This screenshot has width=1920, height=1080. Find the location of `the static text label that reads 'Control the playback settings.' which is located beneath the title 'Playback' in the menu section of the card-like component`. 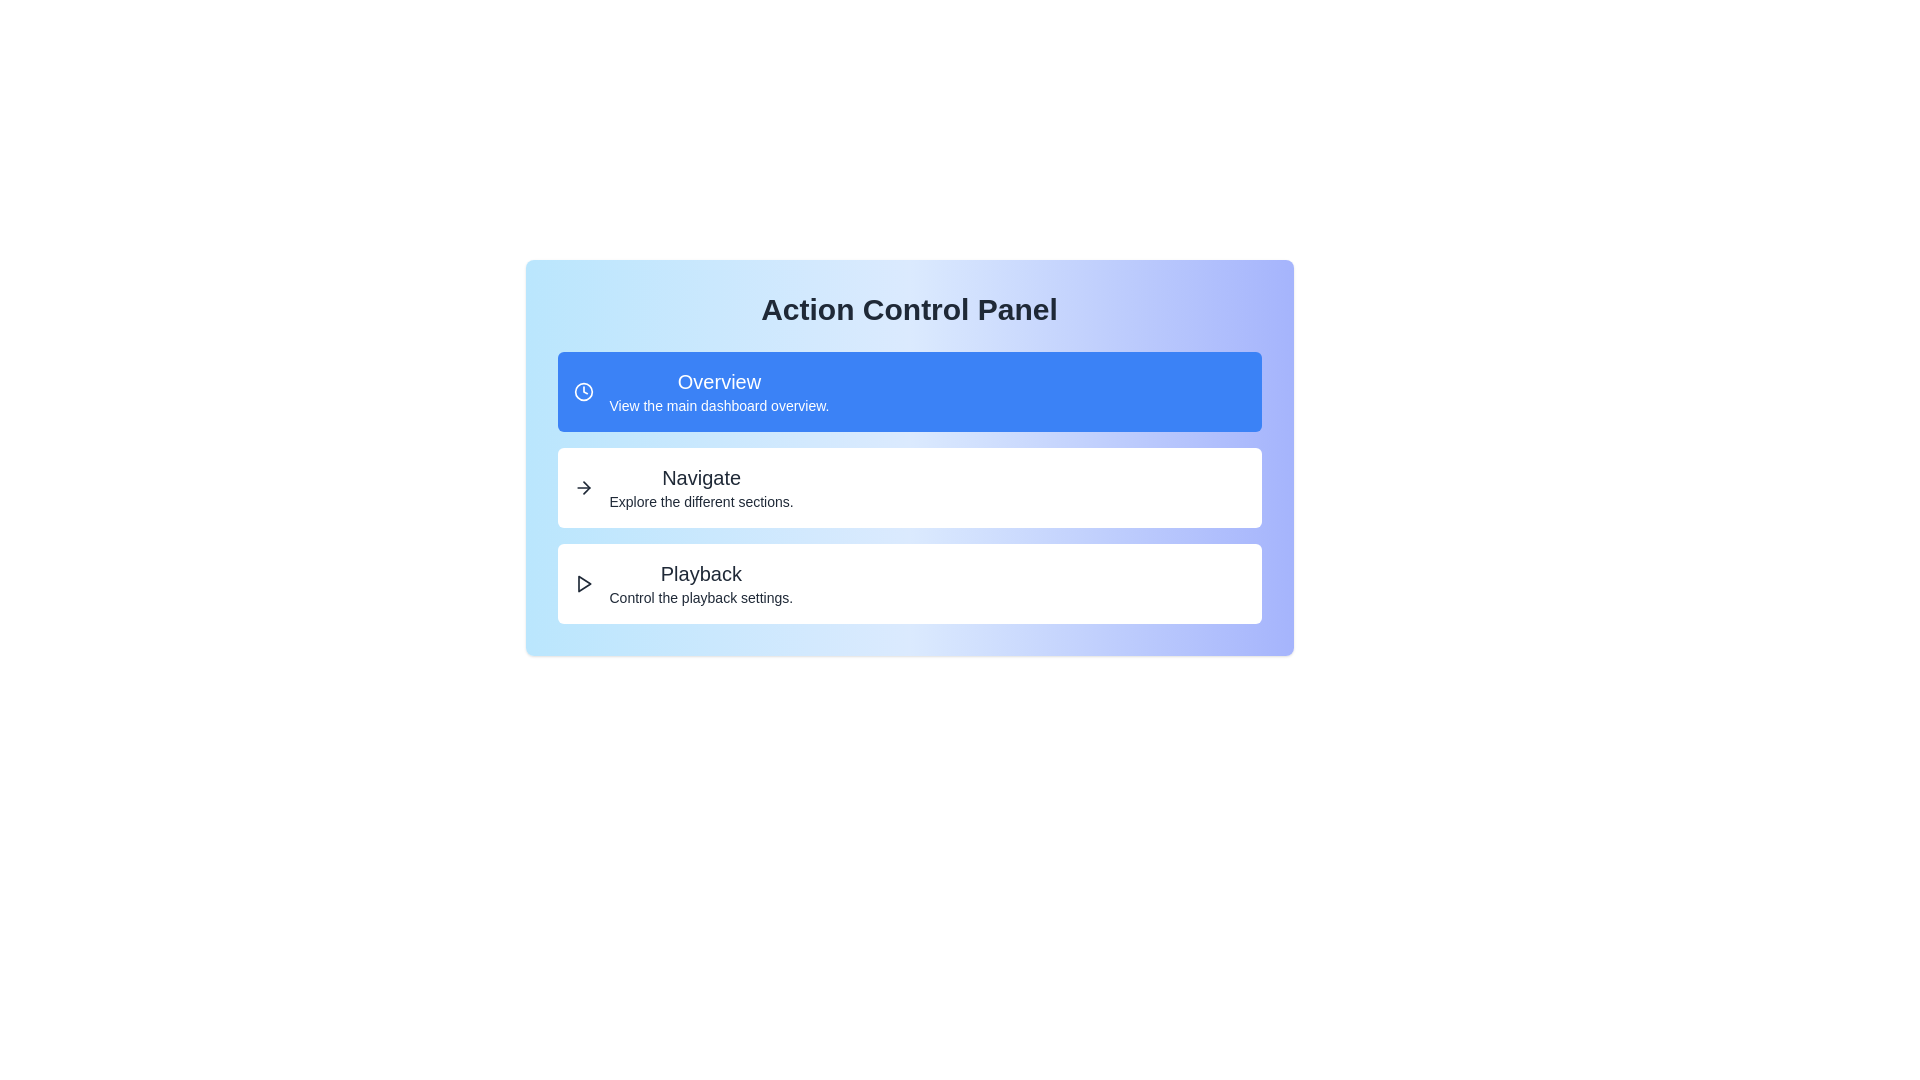

the static text label that reads 'Control the playback settings.' which is located beneath the title 'Playback' in the menu section of the card-like component is located at coordinates (701, 596).